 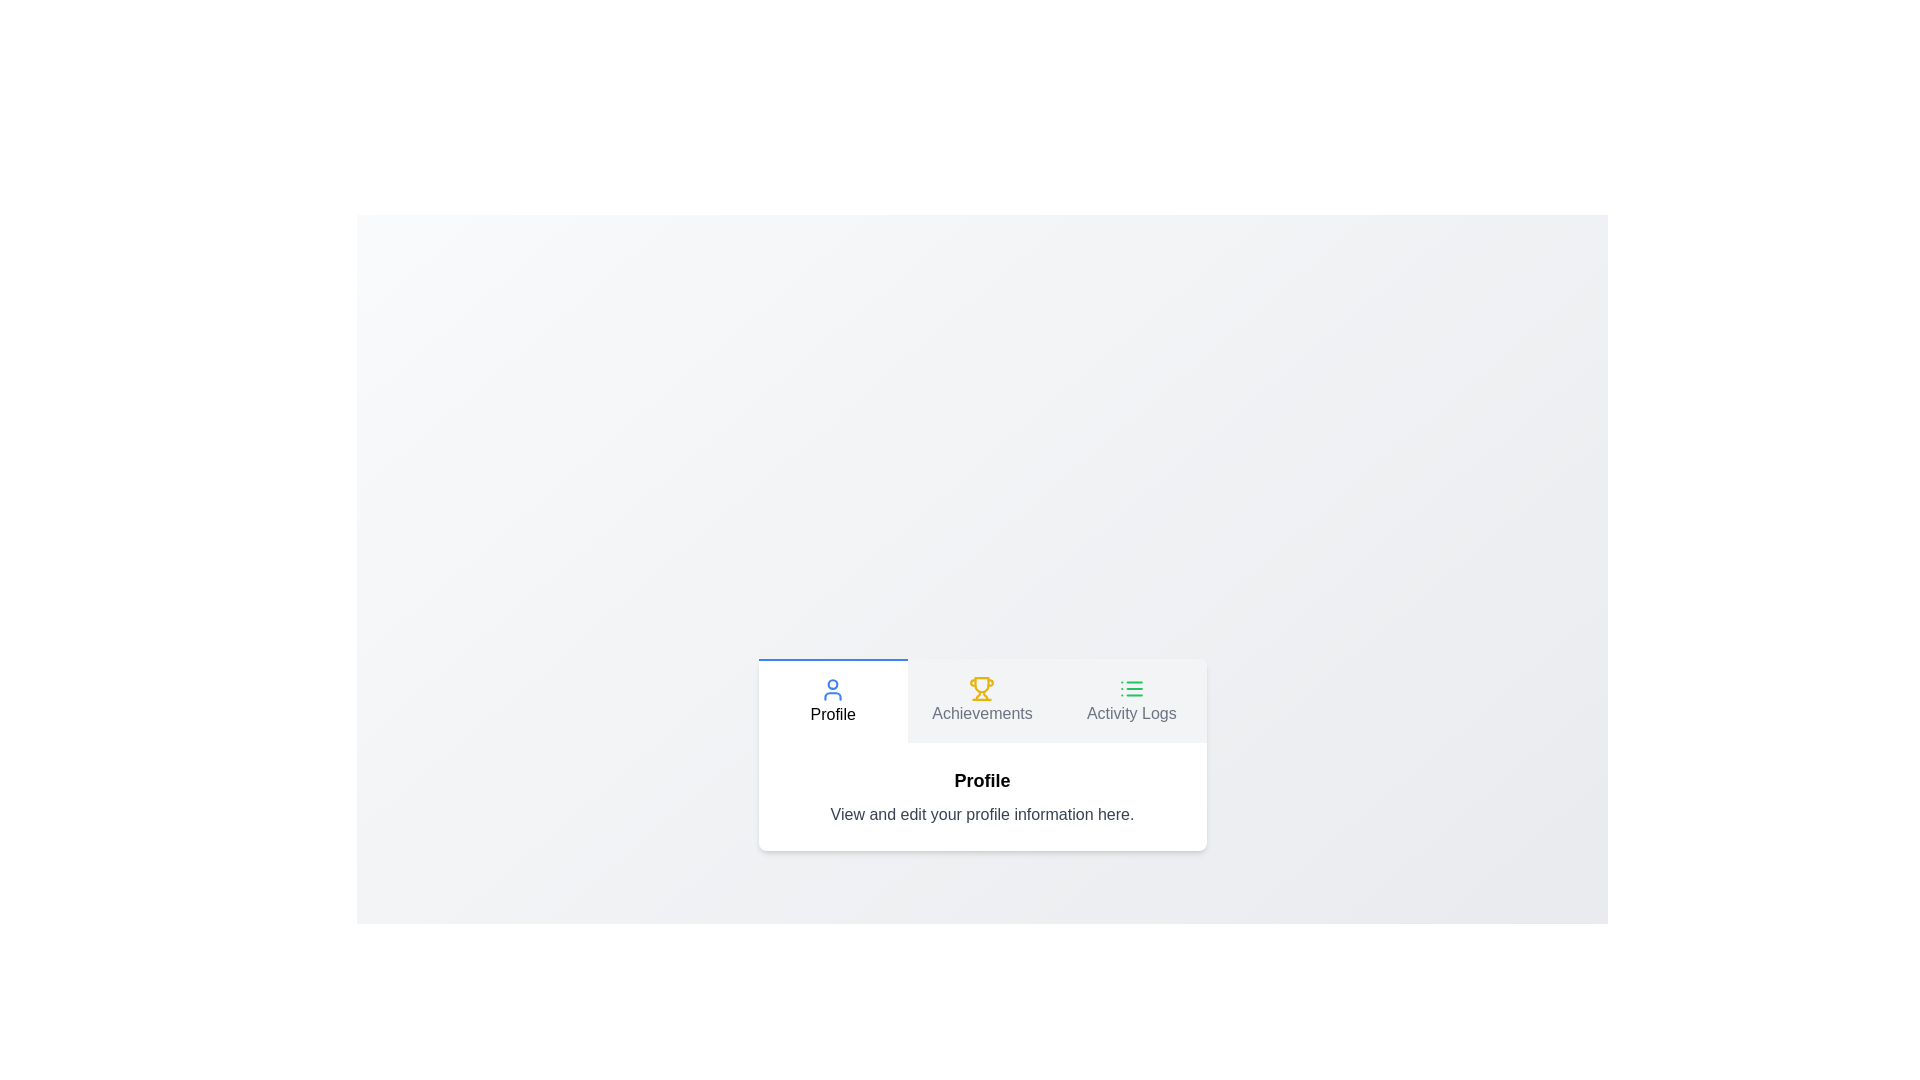 I want to click on the Achievements tab, so click(x=982, y=700).